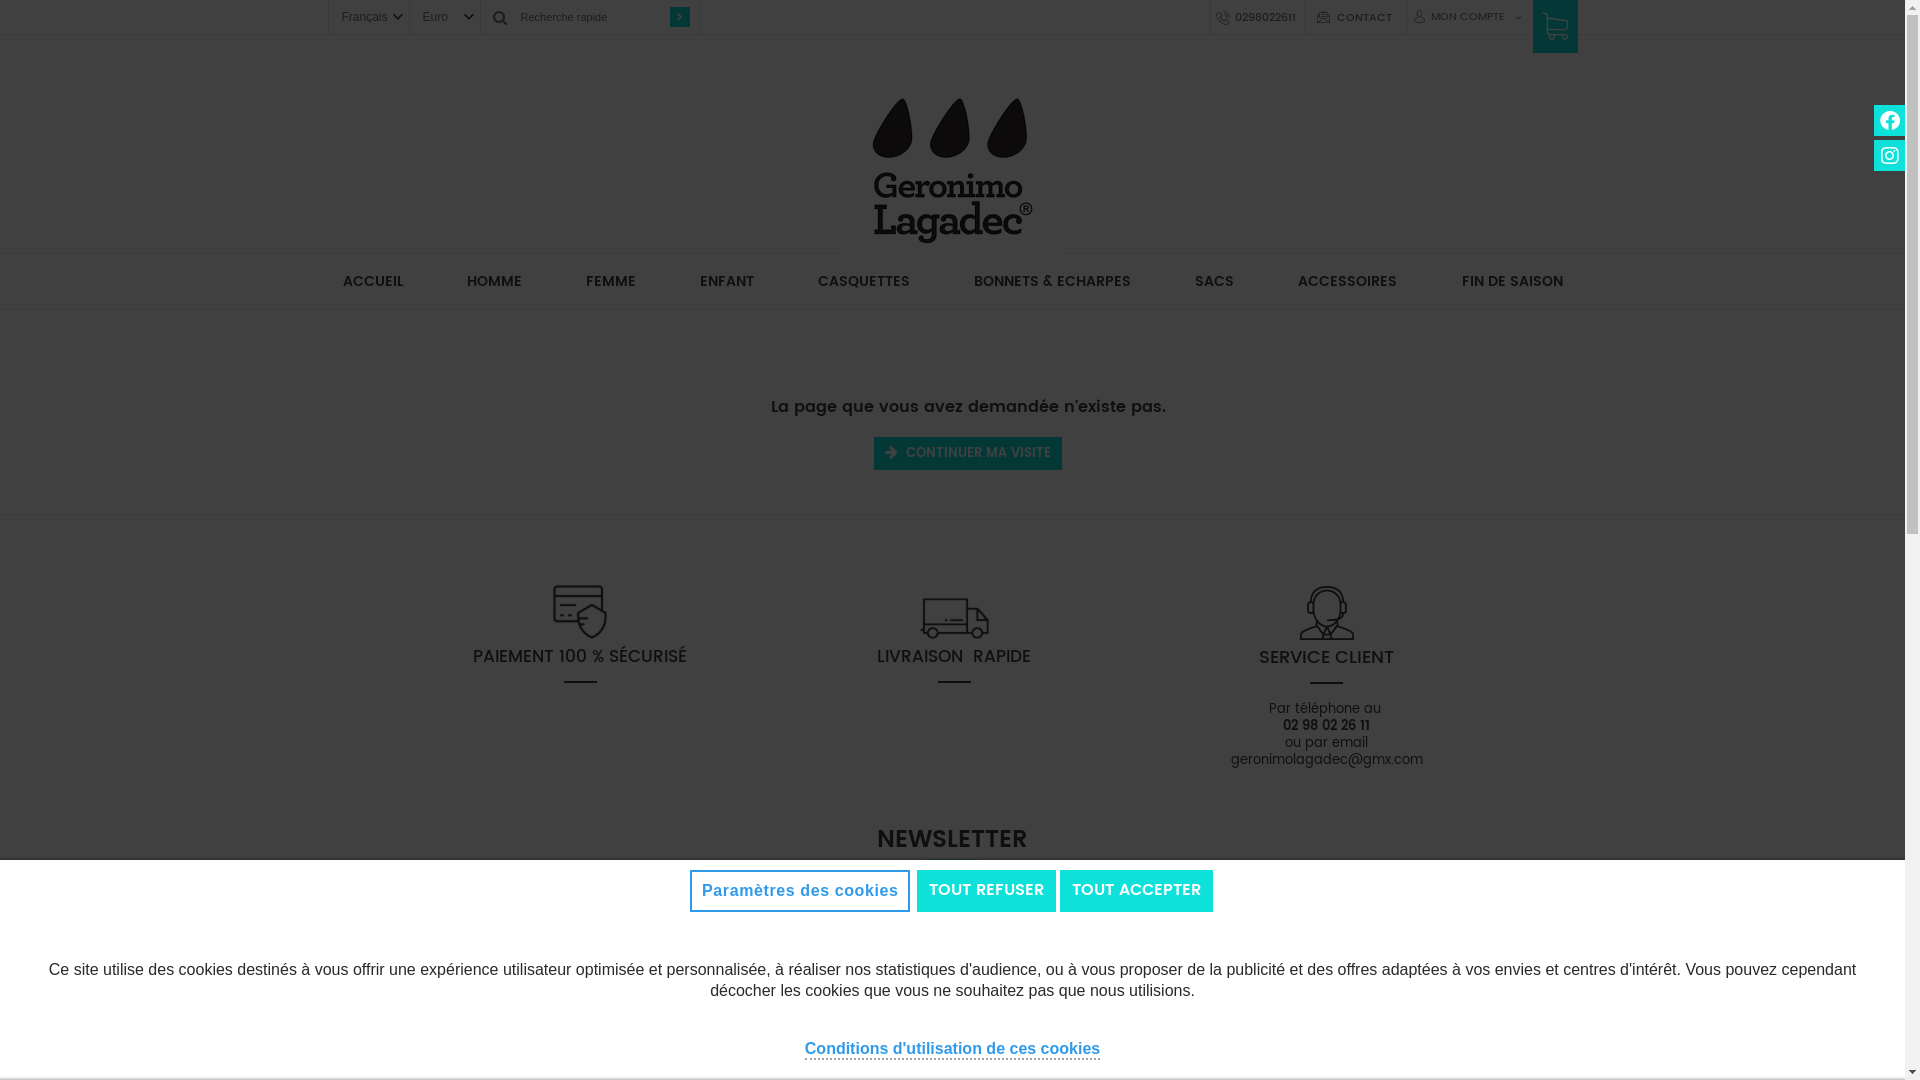  What do you see at coordinates (373, 281) in the screenshot?
I see `'ACCUEIL'` at bounding box center [373, 281].